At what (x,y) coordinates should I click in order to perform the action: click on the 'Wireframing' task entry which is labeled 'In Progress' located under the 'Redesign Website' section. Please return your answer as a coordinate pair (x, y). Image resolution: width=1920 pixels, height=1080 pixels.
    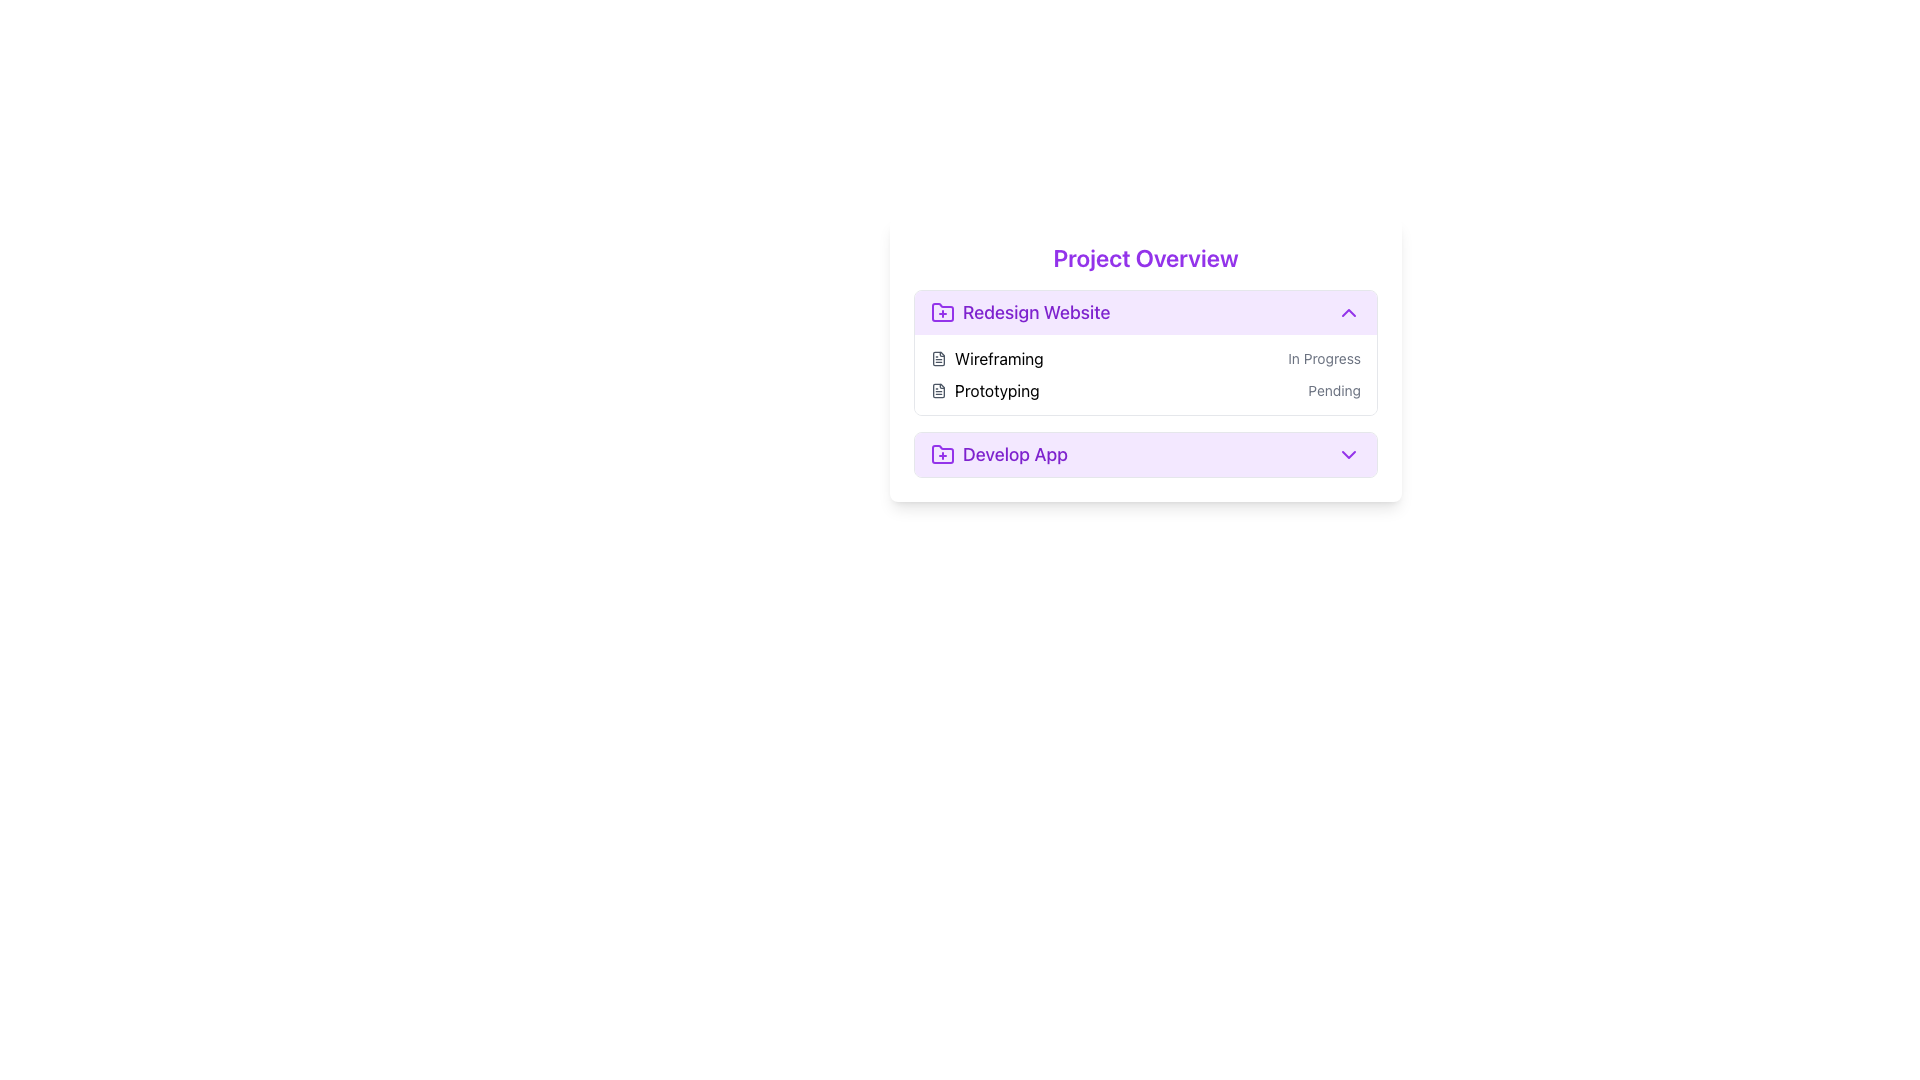
    Looking at the image, I should click on (1146, 357).